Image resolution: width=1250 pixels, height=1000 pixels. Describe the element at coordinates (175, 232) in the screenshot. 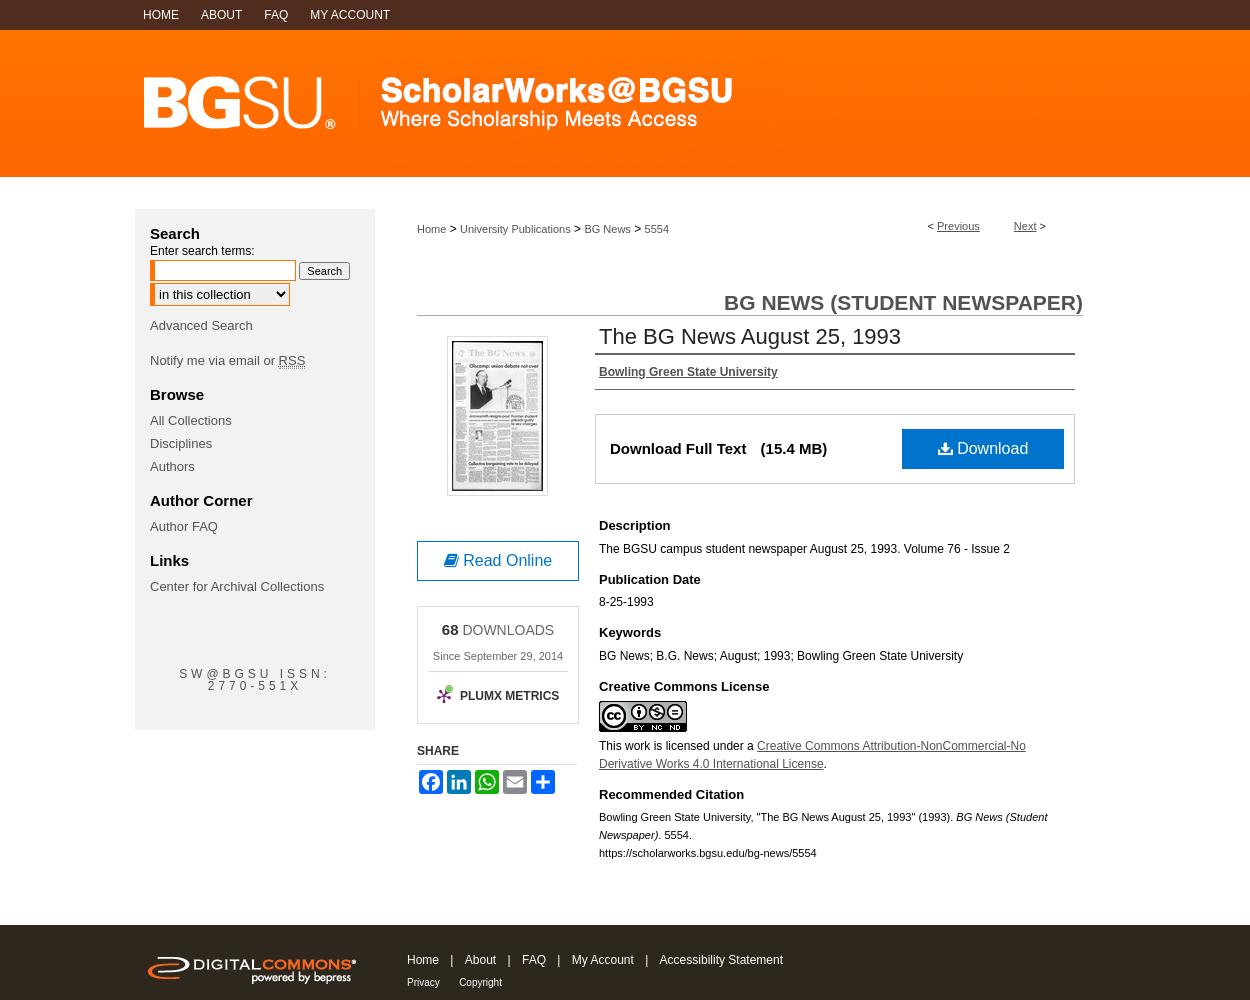

I see `'Search'` at that location.